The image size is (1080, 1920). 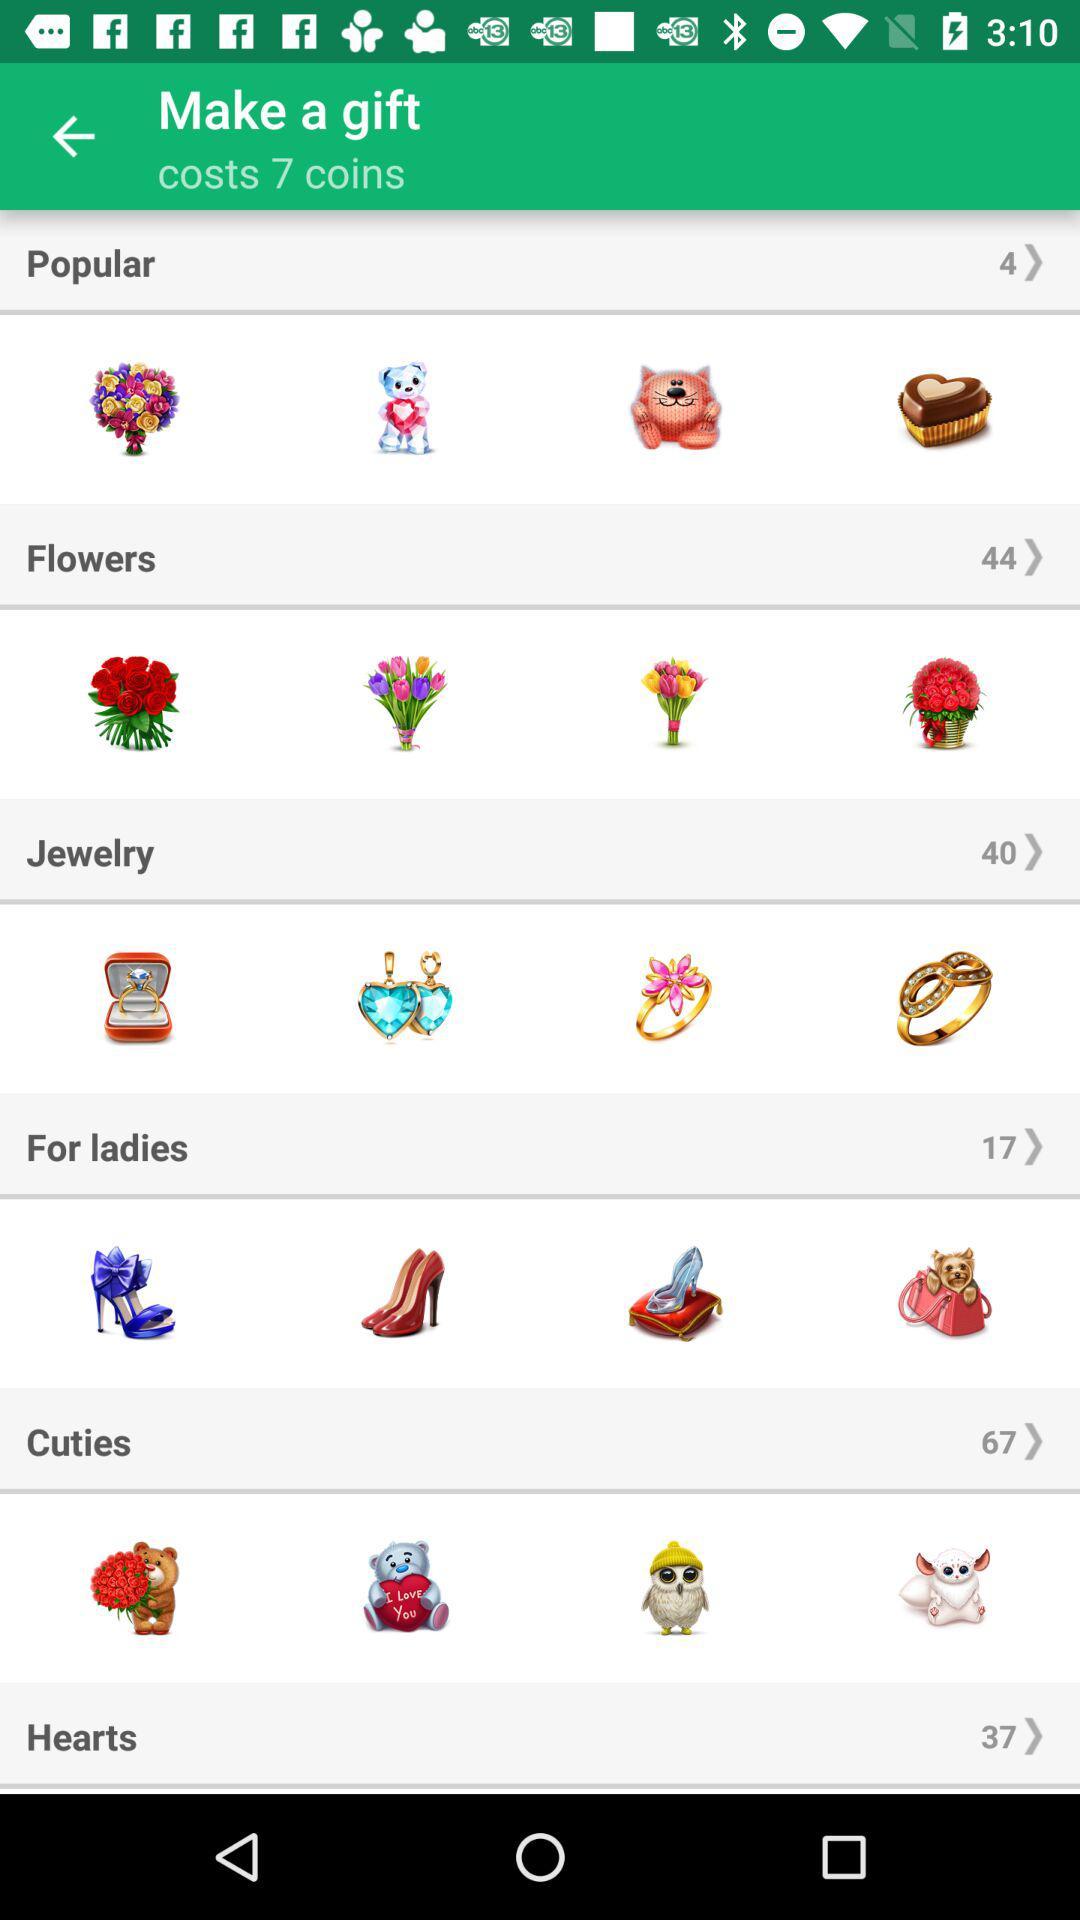 What do you see at coordinates (90, 261) in the screenshot?
I see `icon next to 4` at bounding box center [90, 261].